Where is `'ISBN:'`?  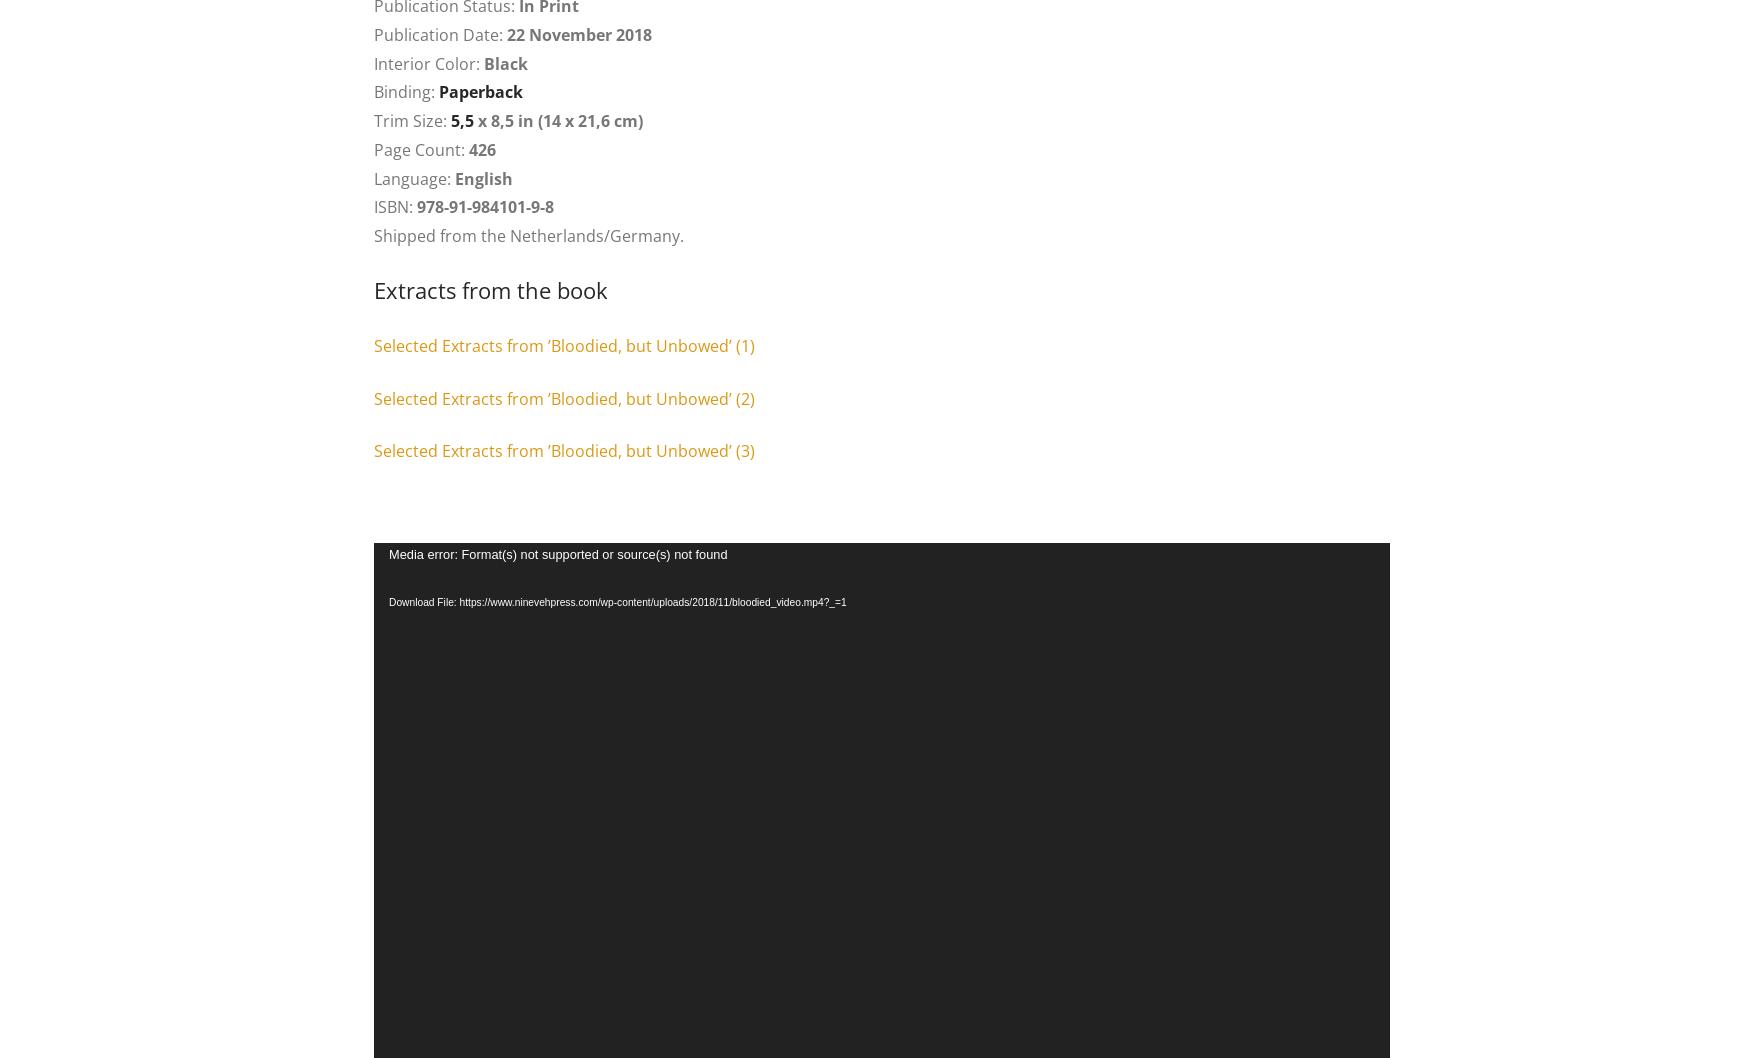 'ISBN:' is located at coordinates (395, 207).